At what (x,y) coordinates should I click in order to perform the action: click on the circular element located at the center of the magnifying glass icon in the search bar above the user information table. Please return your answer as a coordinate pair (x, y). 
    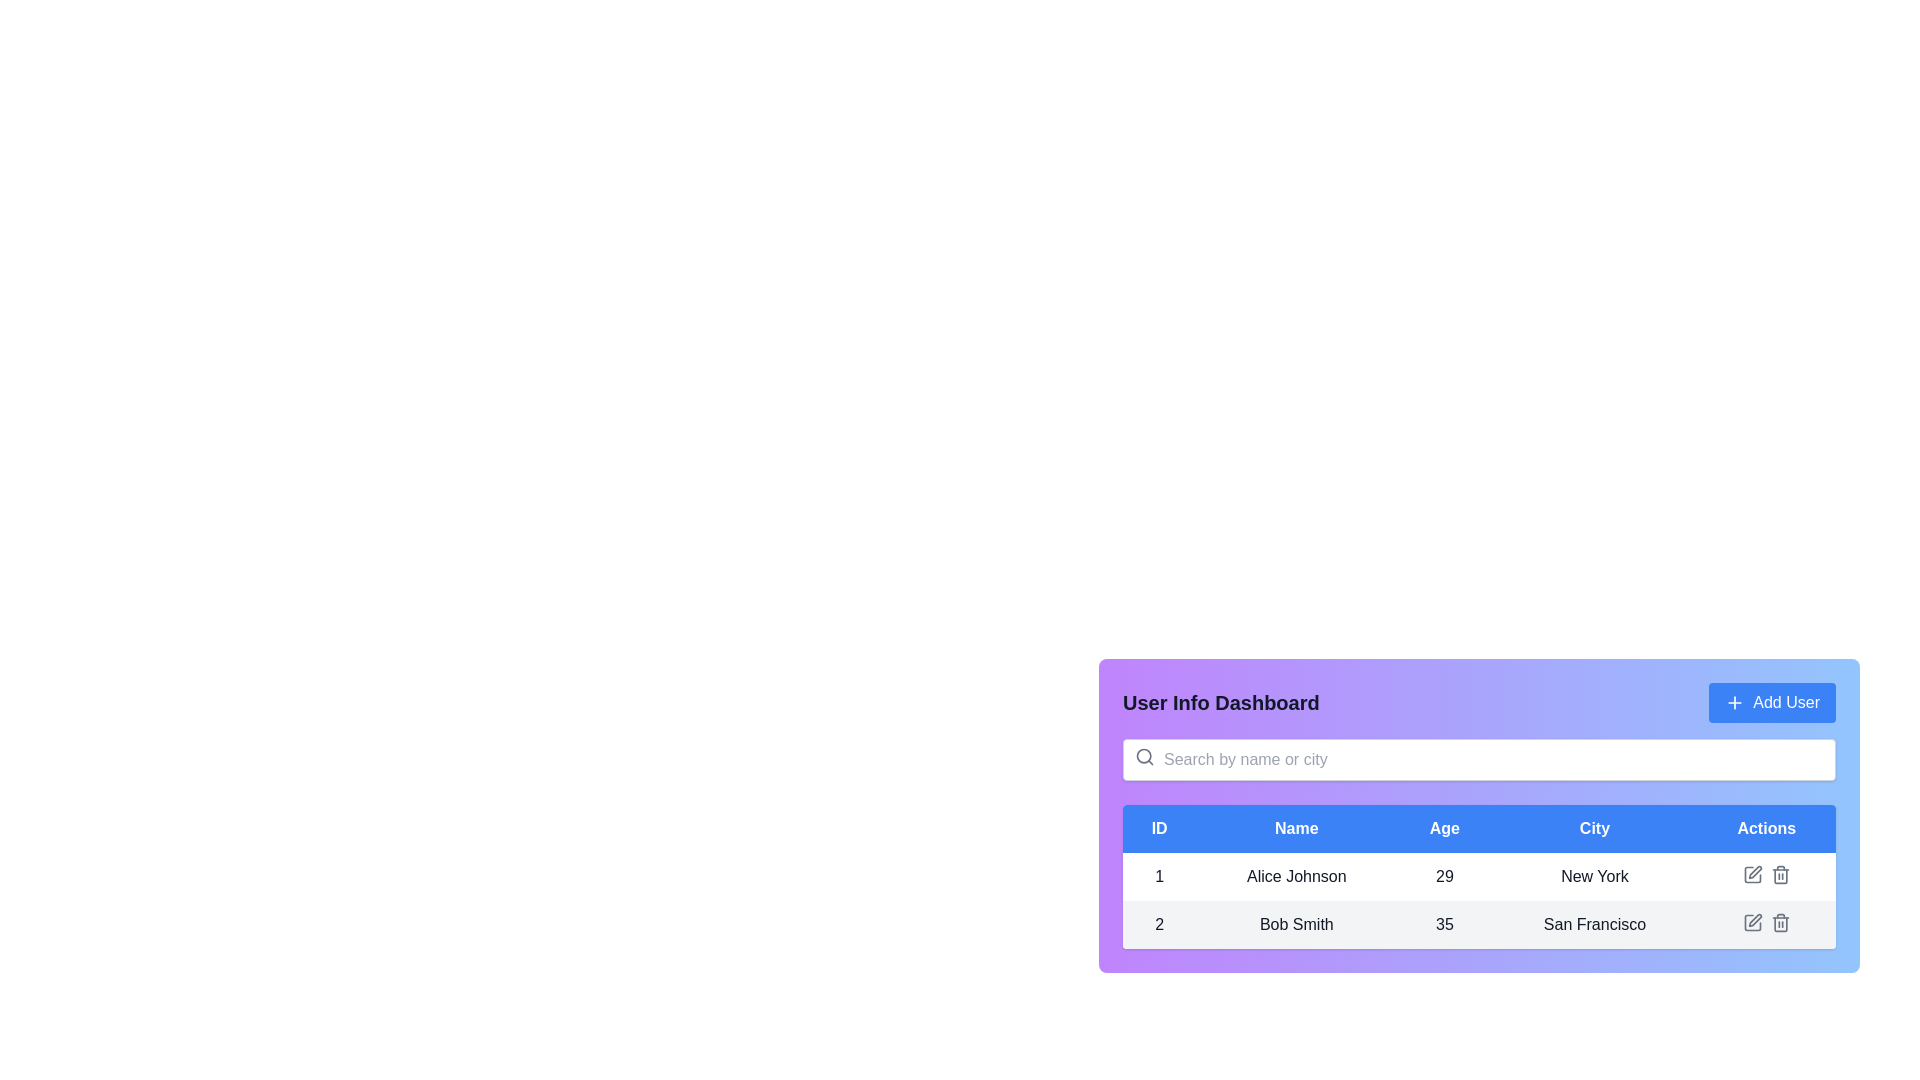
    Looking at the image, I should click on (1144, 756).